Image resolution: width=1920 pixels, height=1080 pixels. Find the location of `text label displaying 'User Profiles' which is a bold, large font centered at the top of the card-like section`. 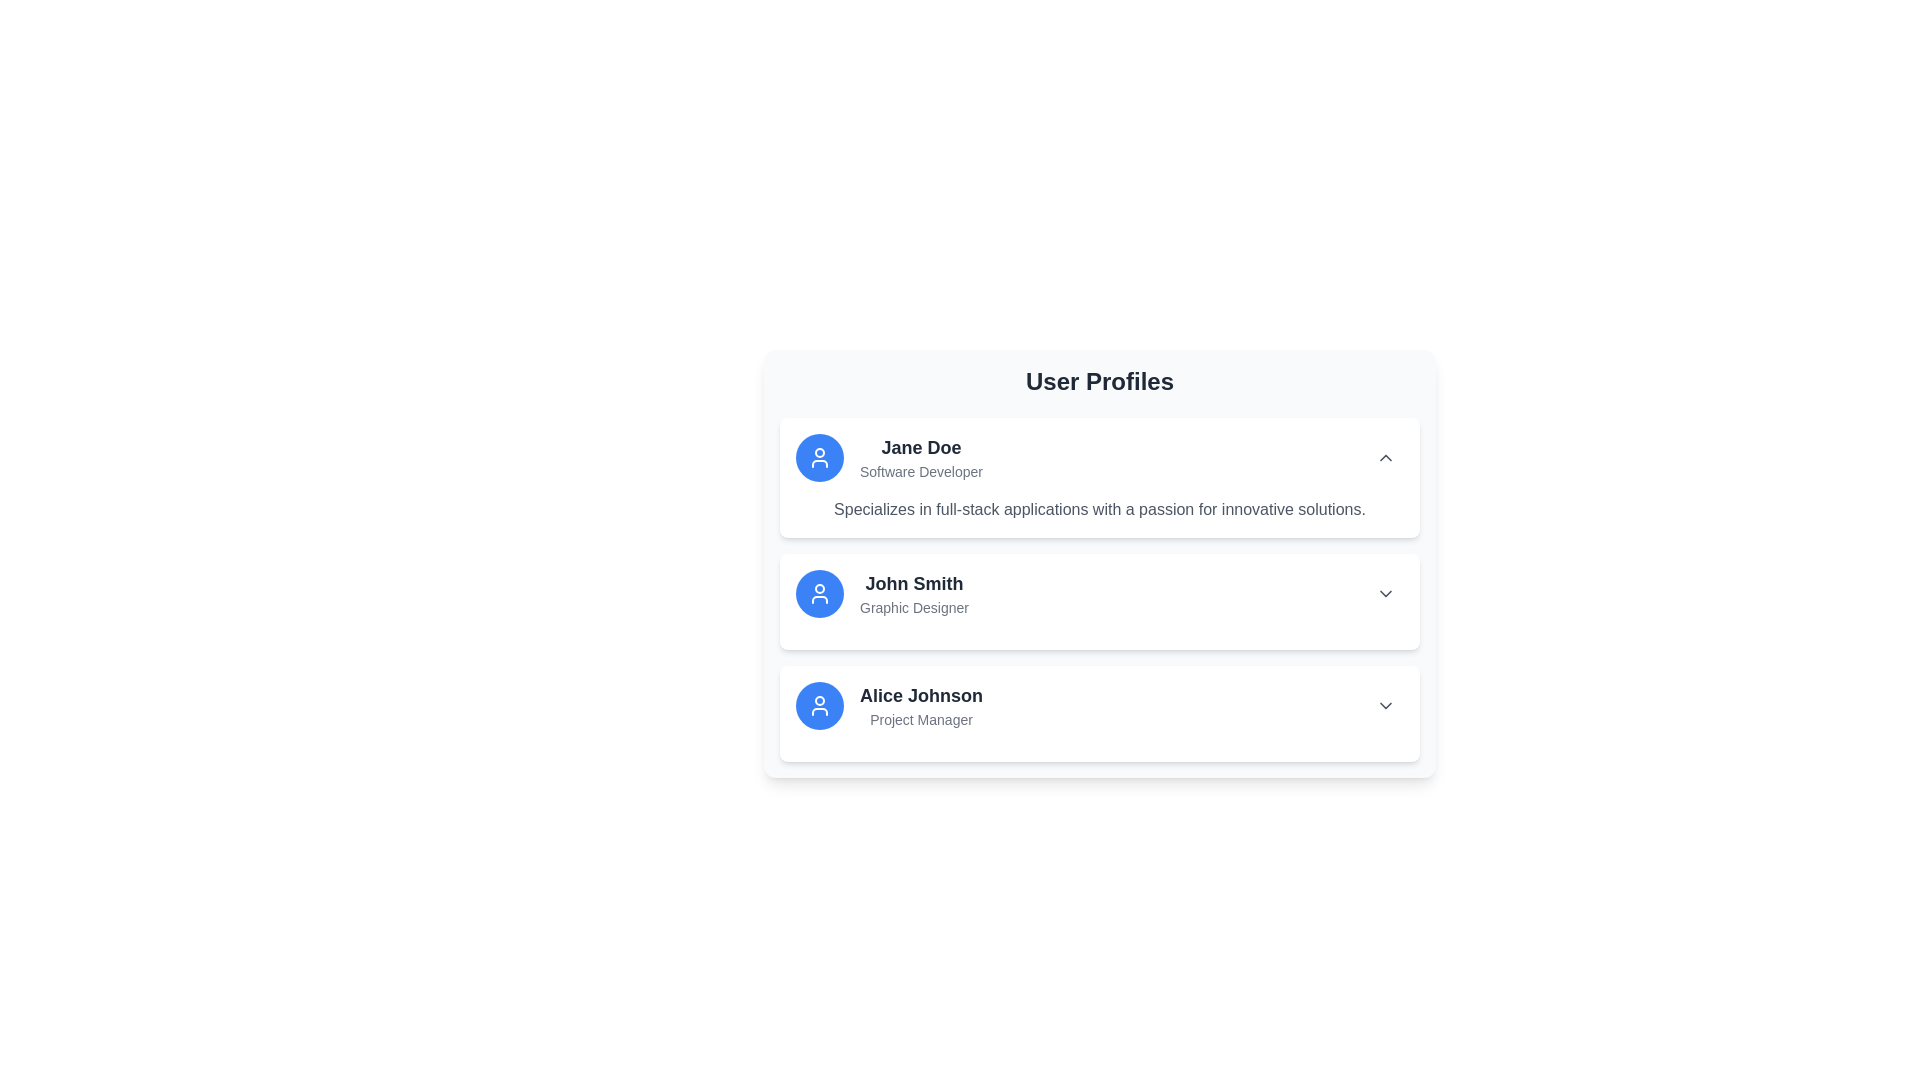

text label displaying 'User Profiles' which is a bold, large font centered at the top of the card-like section is located at coordinates (1098, 381).